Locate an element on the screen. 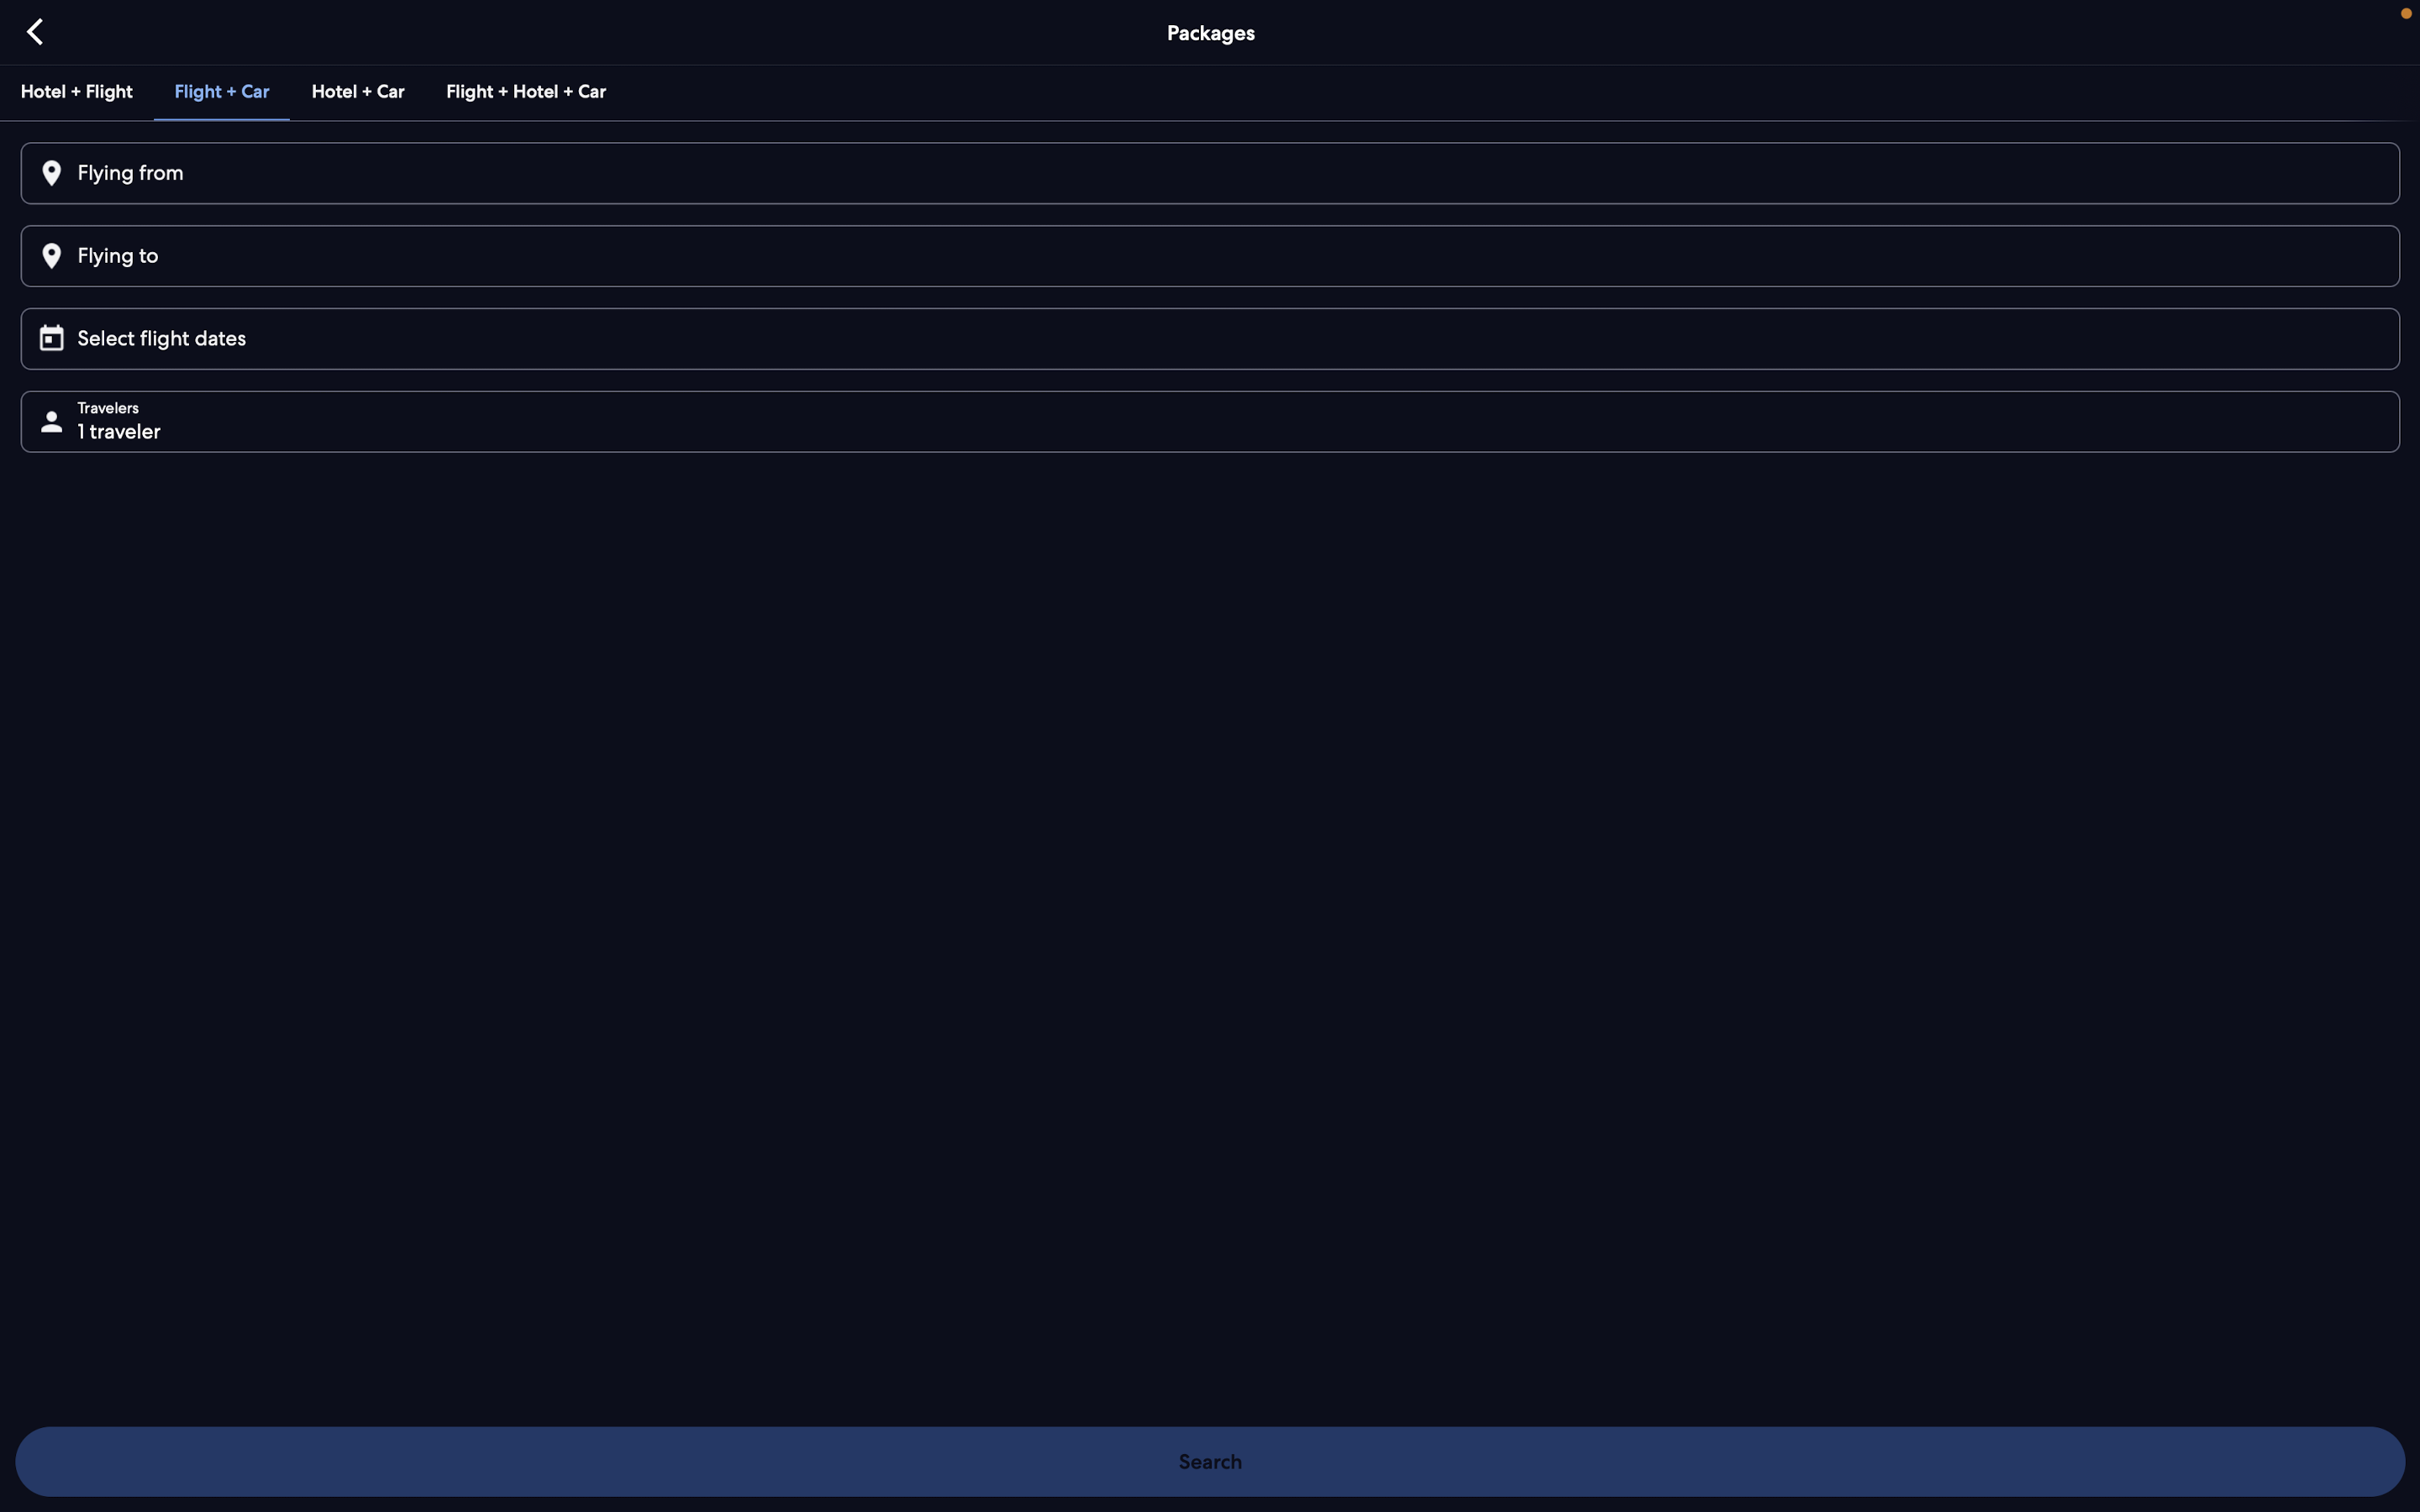 The width and height of the screenshot is (2420, 1512). the departure location to "New Delhi" is located at coordinates (1207, 174).